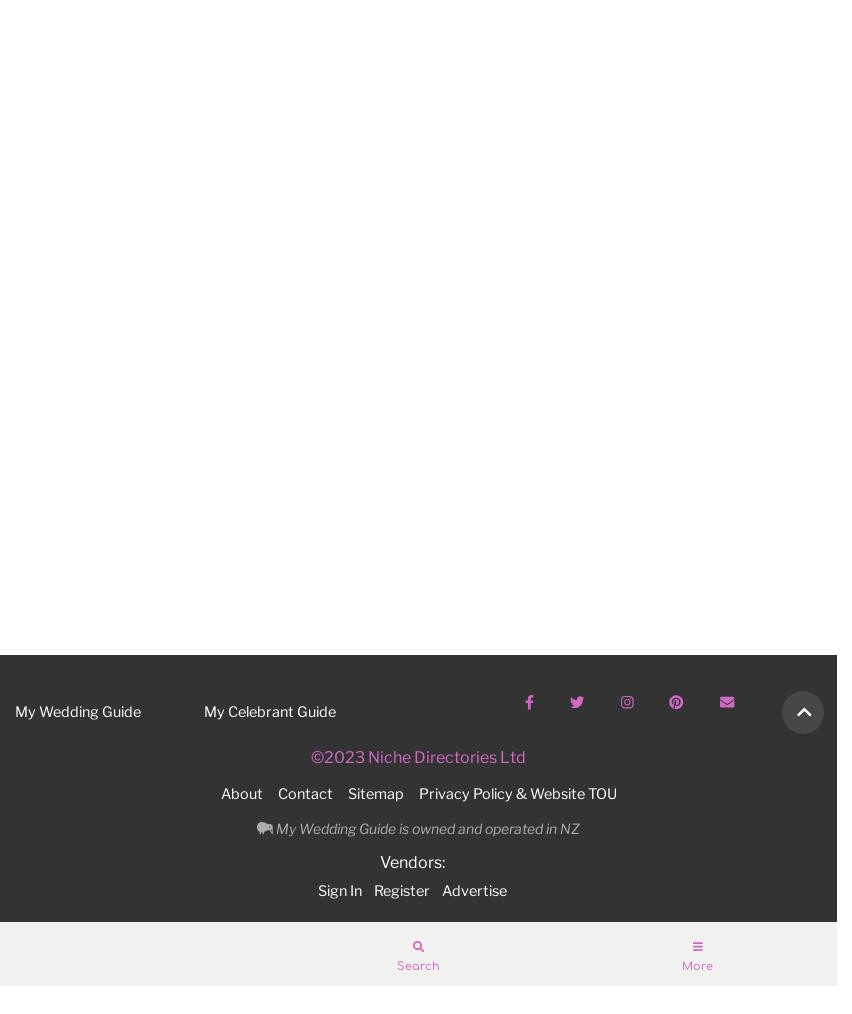 Image resolution: width=852 pixels, height=1014 pixels. Describe the element at coordinates (78, 711) in the screenshot. I see `'My Wedding Guide'` at that location.